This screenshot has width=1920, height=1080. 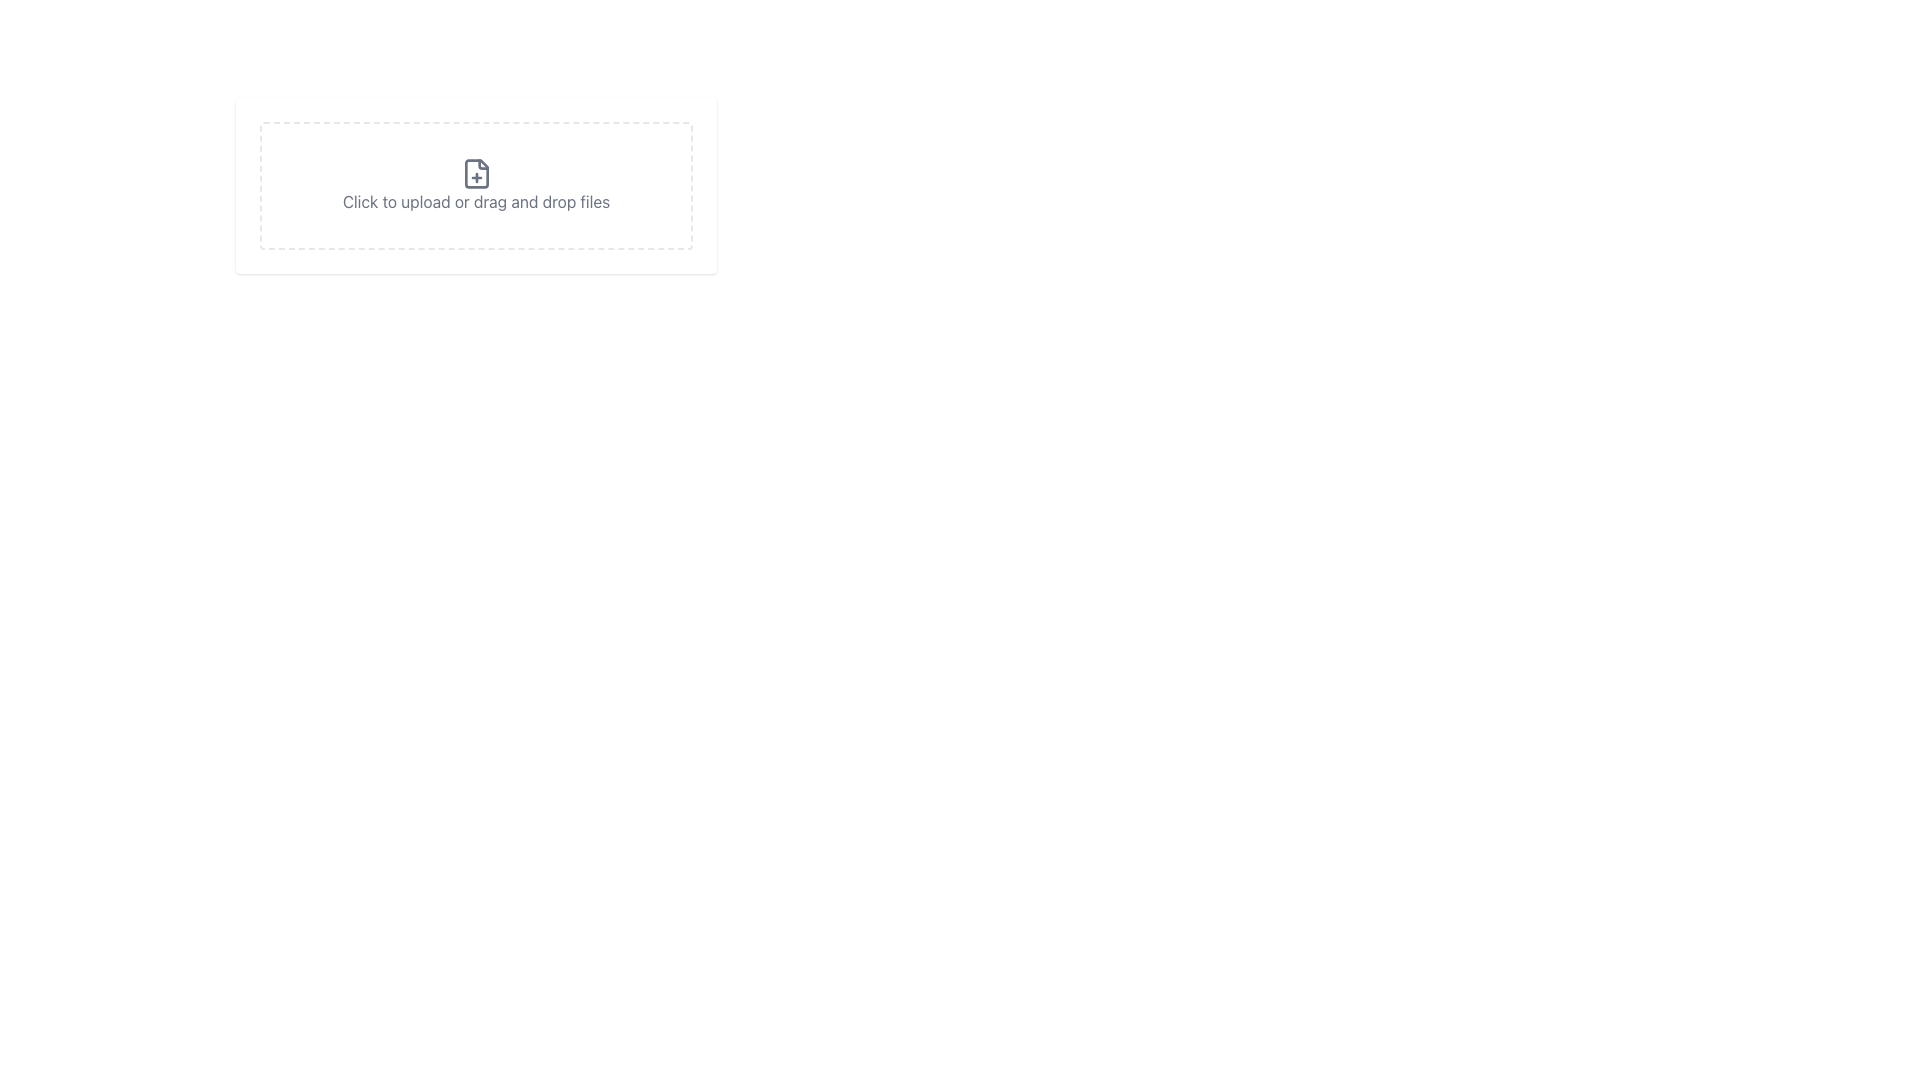 I want to click on the text label that reads 'Click to upload or drag and drop files.' which is styled in gray text and centered within a bordered region, so click(x=475, y=201).